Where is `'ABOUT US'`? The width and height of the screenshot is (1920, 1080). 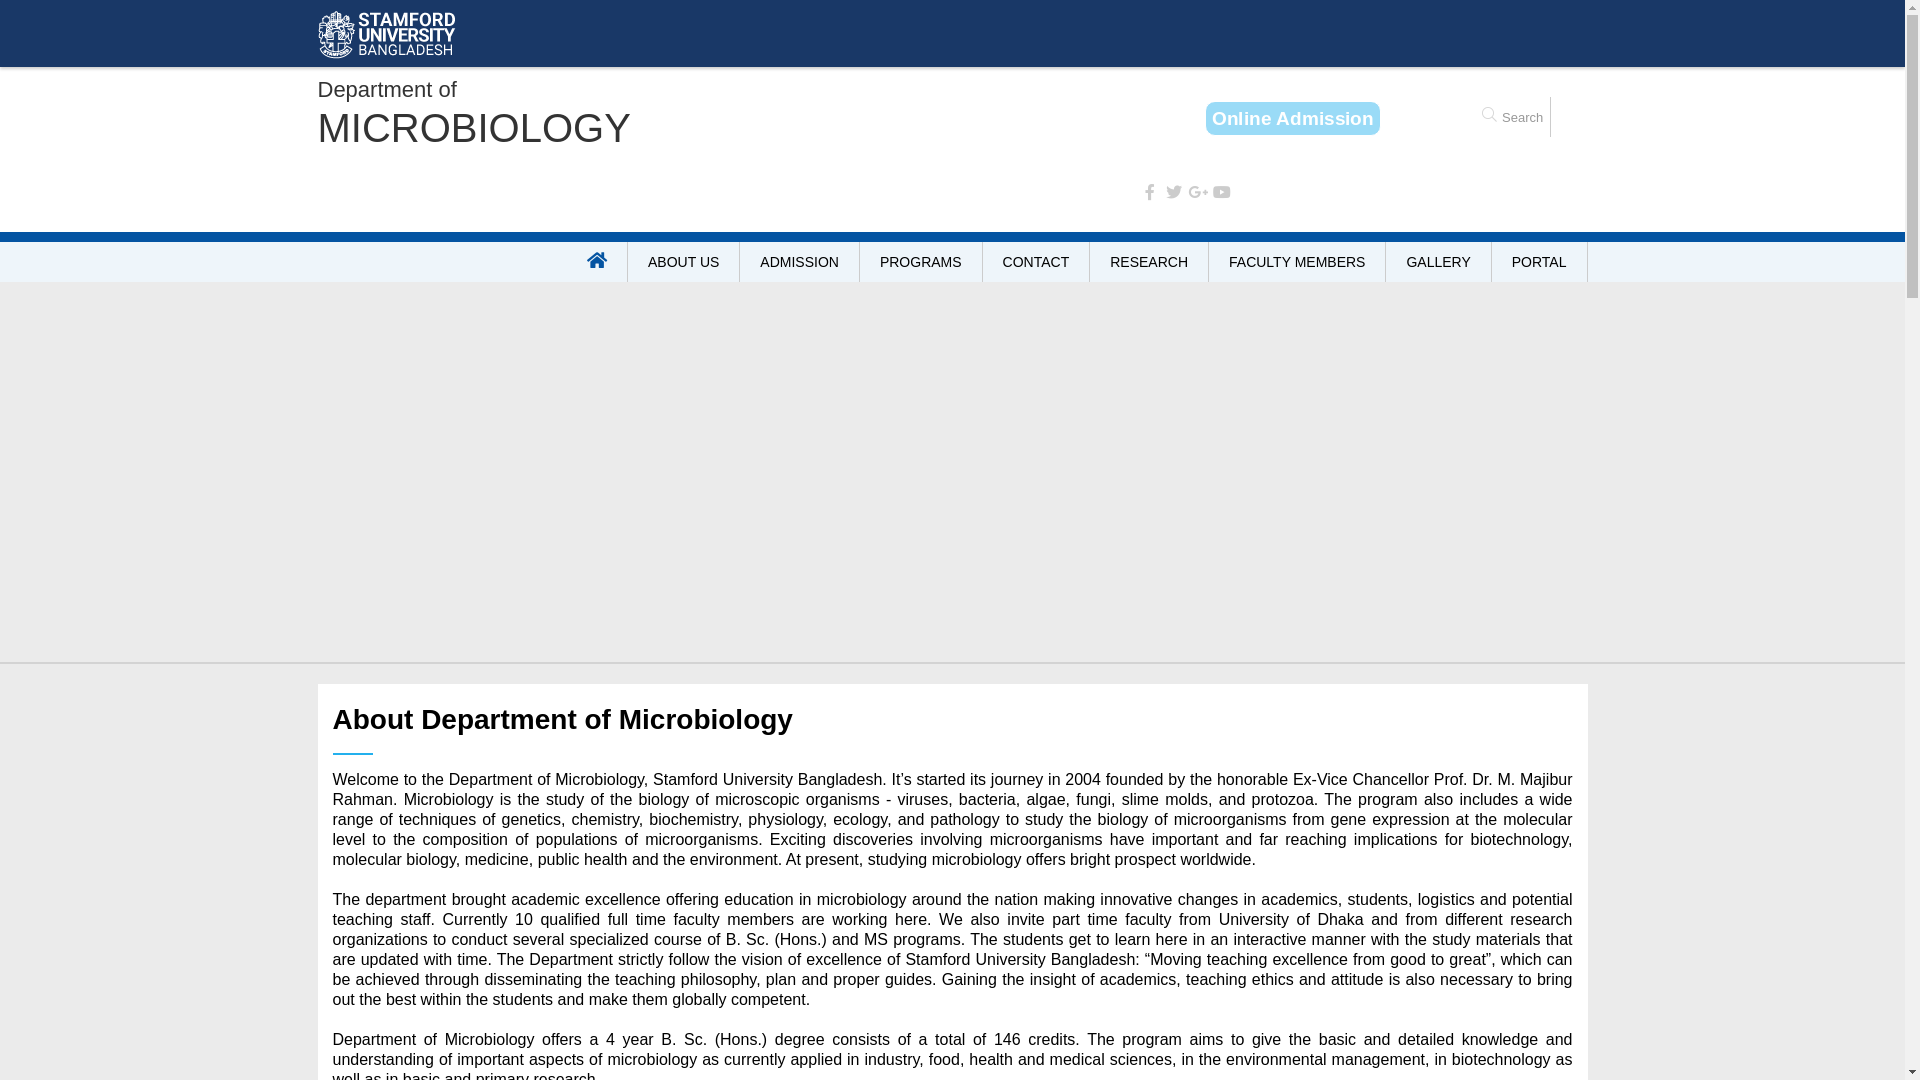
'ABOUT US' is located at coordinates (684, 261).